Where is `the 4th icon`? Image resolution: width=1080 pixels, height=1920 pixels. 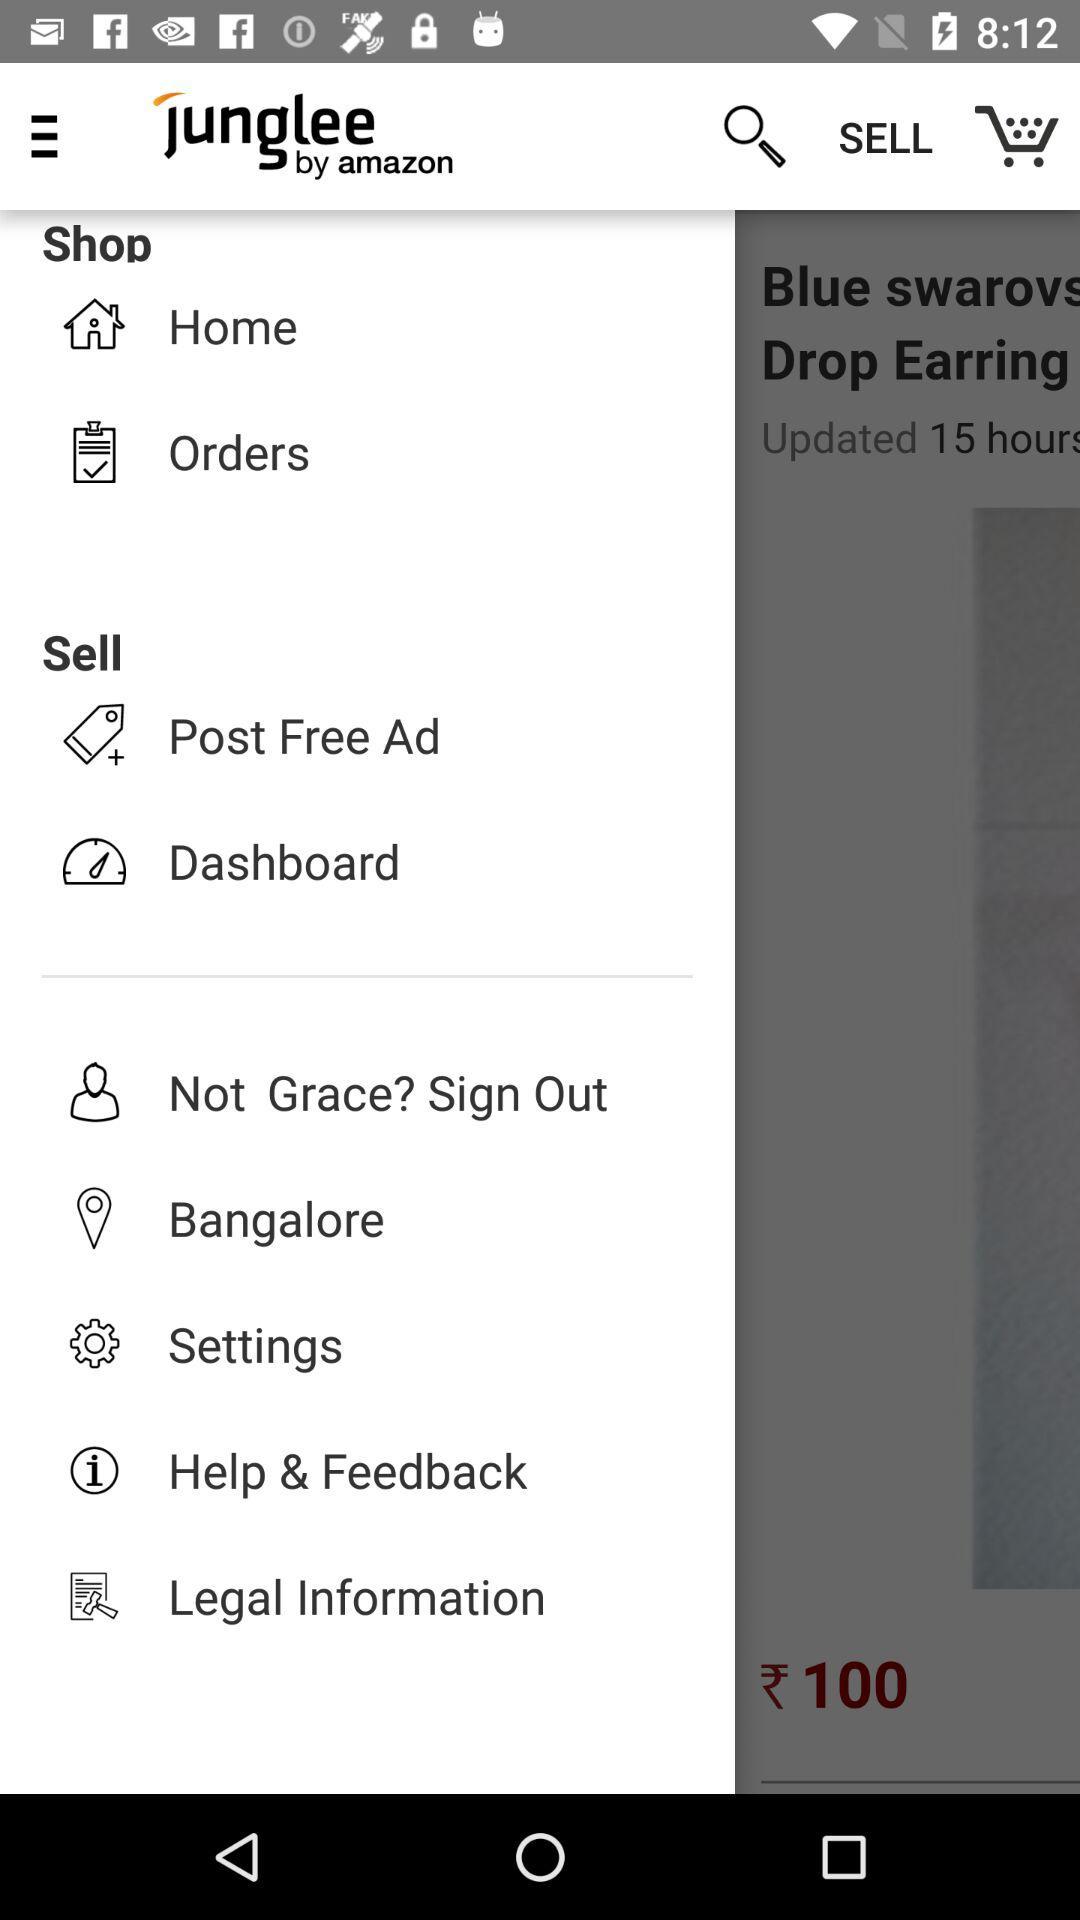 the 4th icon is located at coordinates (94, 861).